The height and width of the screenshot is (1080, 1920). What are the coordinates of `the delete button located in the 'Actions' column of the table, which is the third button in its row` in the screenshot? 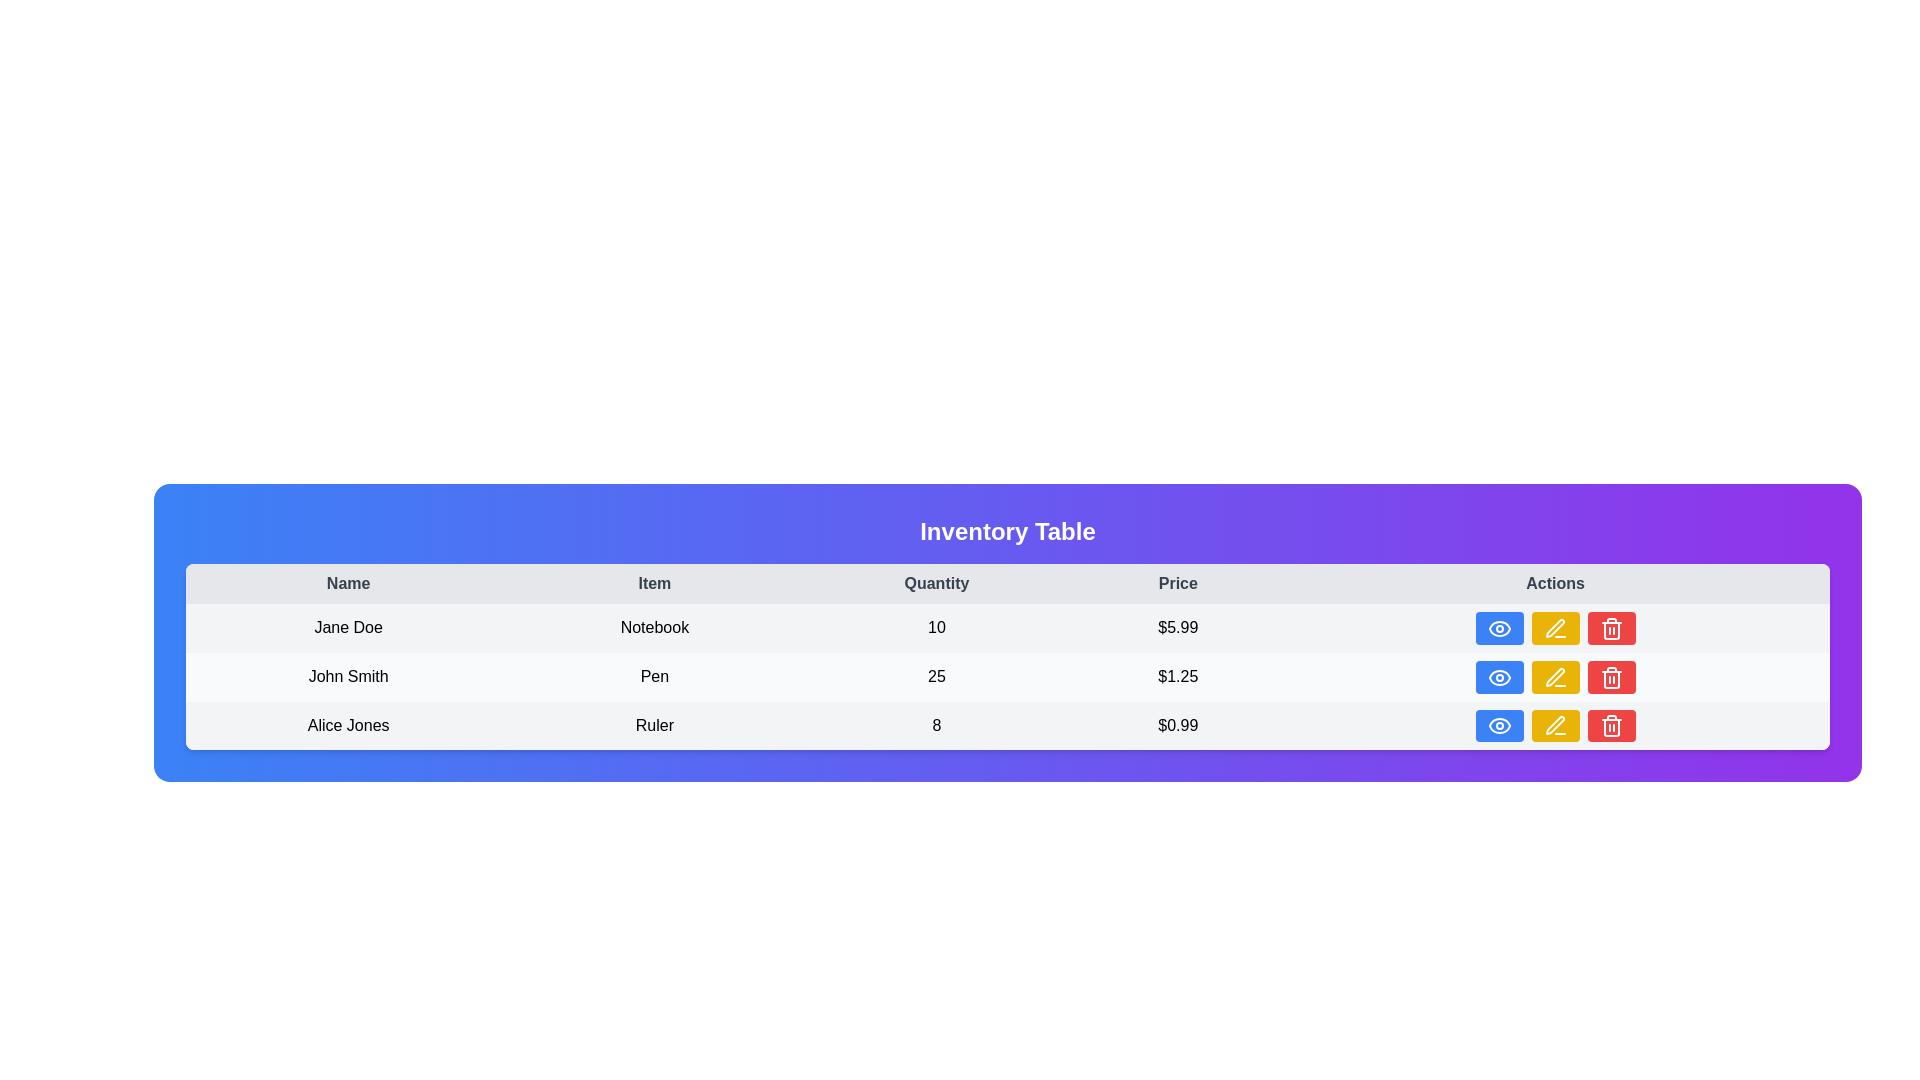 It's located at (1611, 725).